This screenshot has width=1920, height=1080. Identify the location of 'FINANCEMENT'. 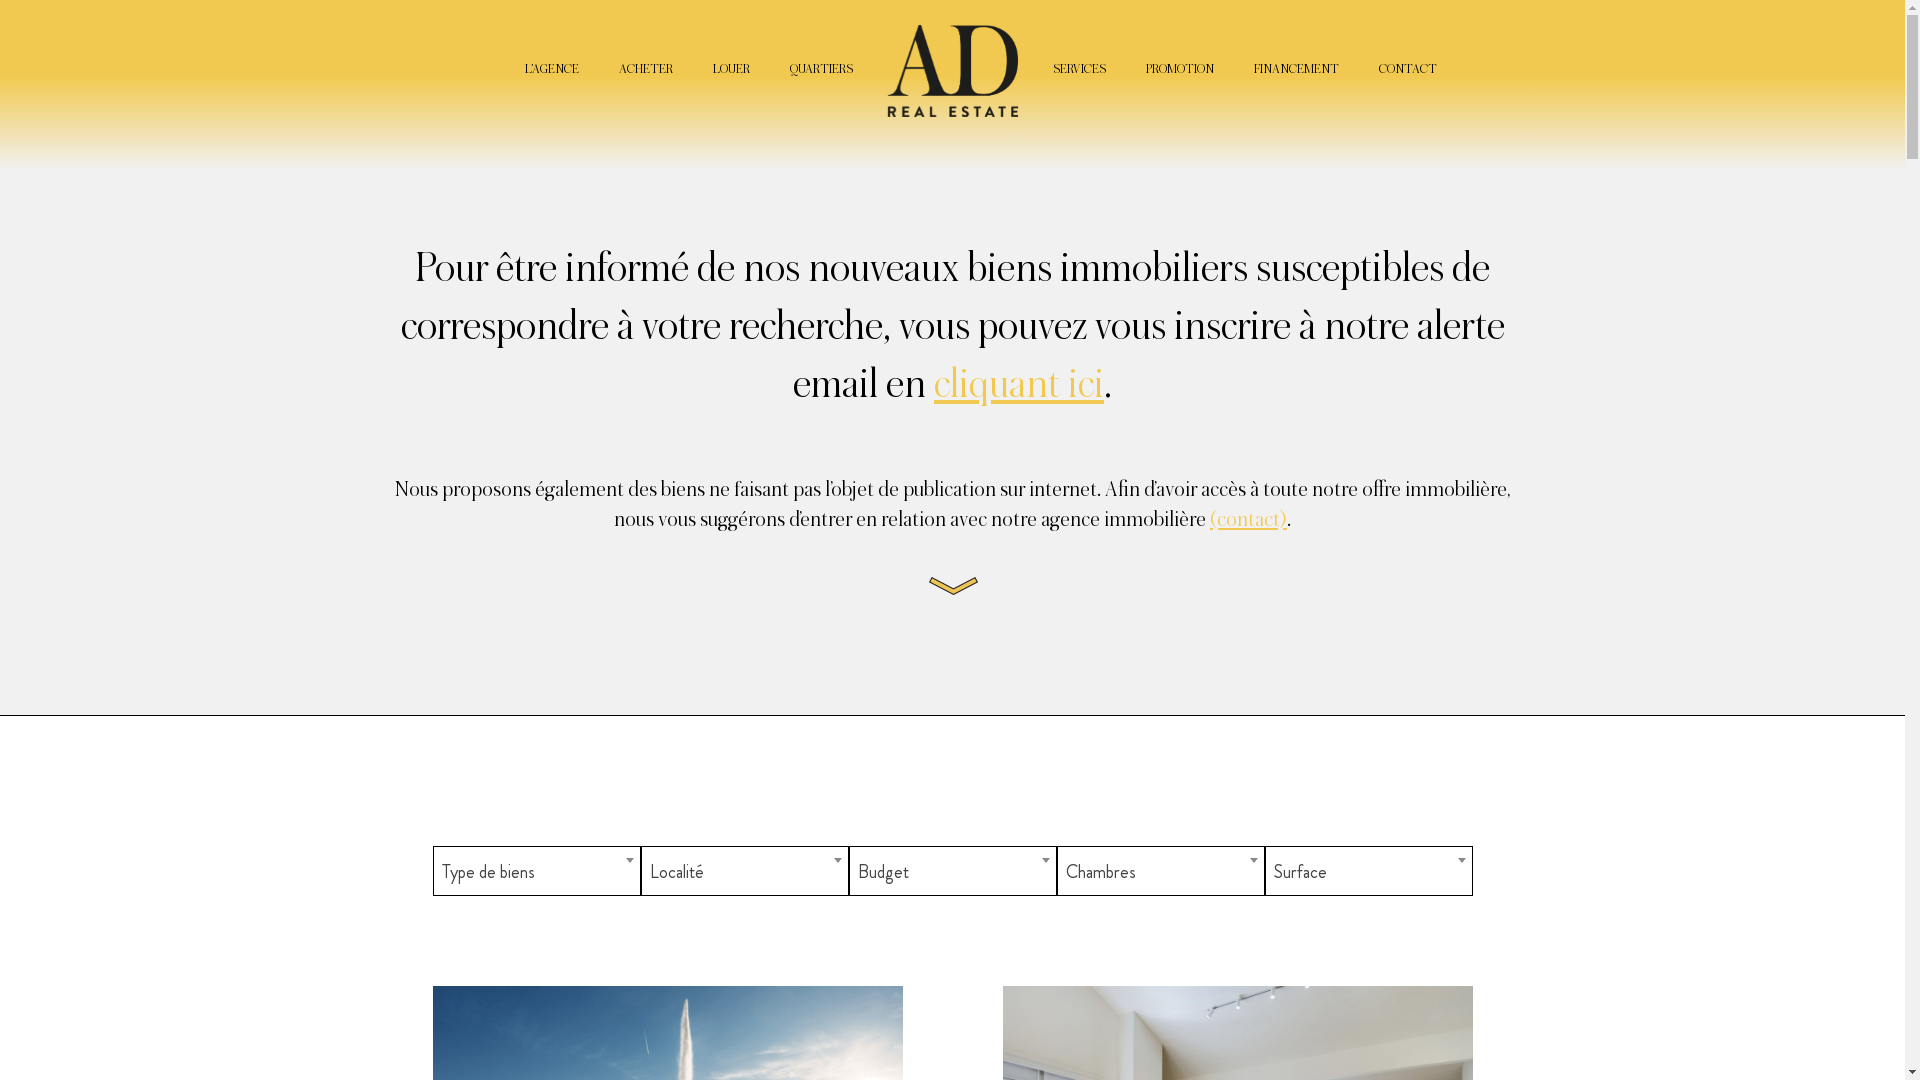
(1296, 68).